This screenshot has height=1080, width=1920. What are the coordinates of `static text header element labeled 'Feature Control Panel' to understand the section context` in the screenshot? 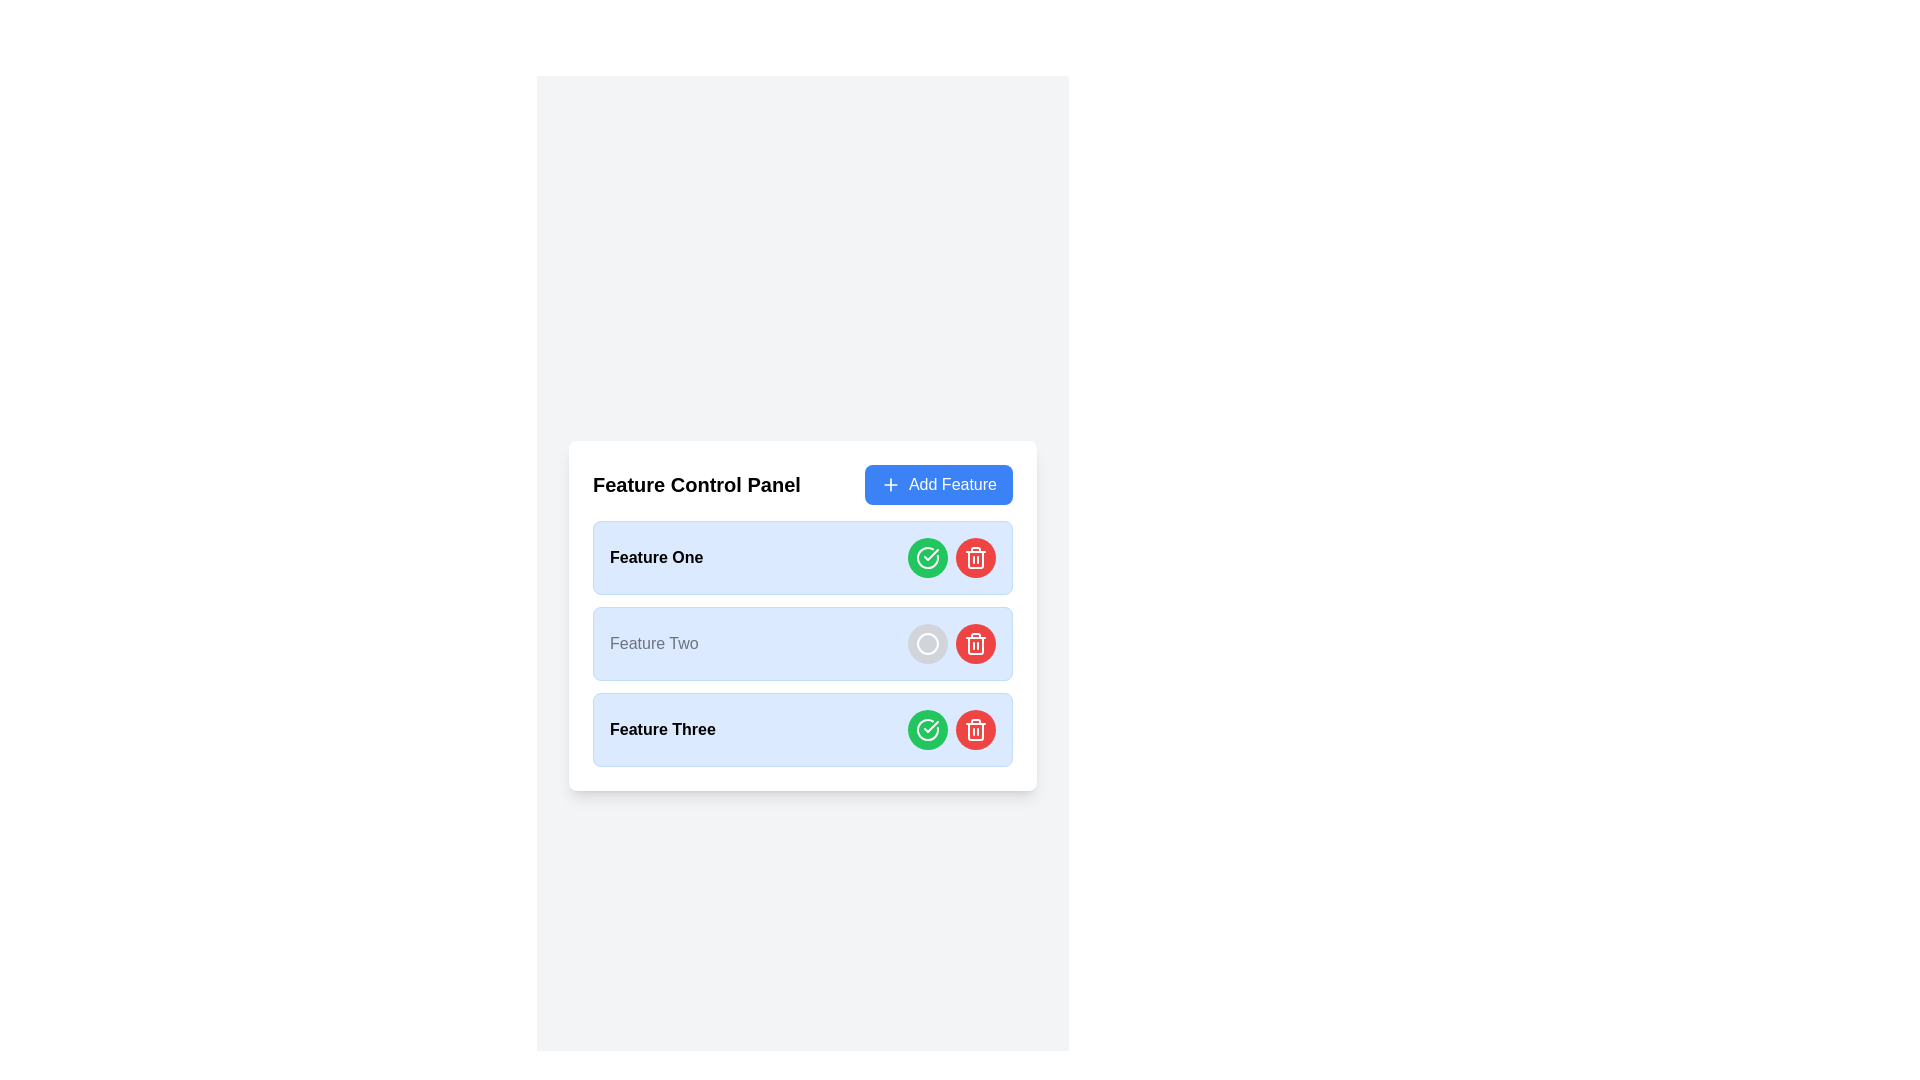 It's located at (696, 485).